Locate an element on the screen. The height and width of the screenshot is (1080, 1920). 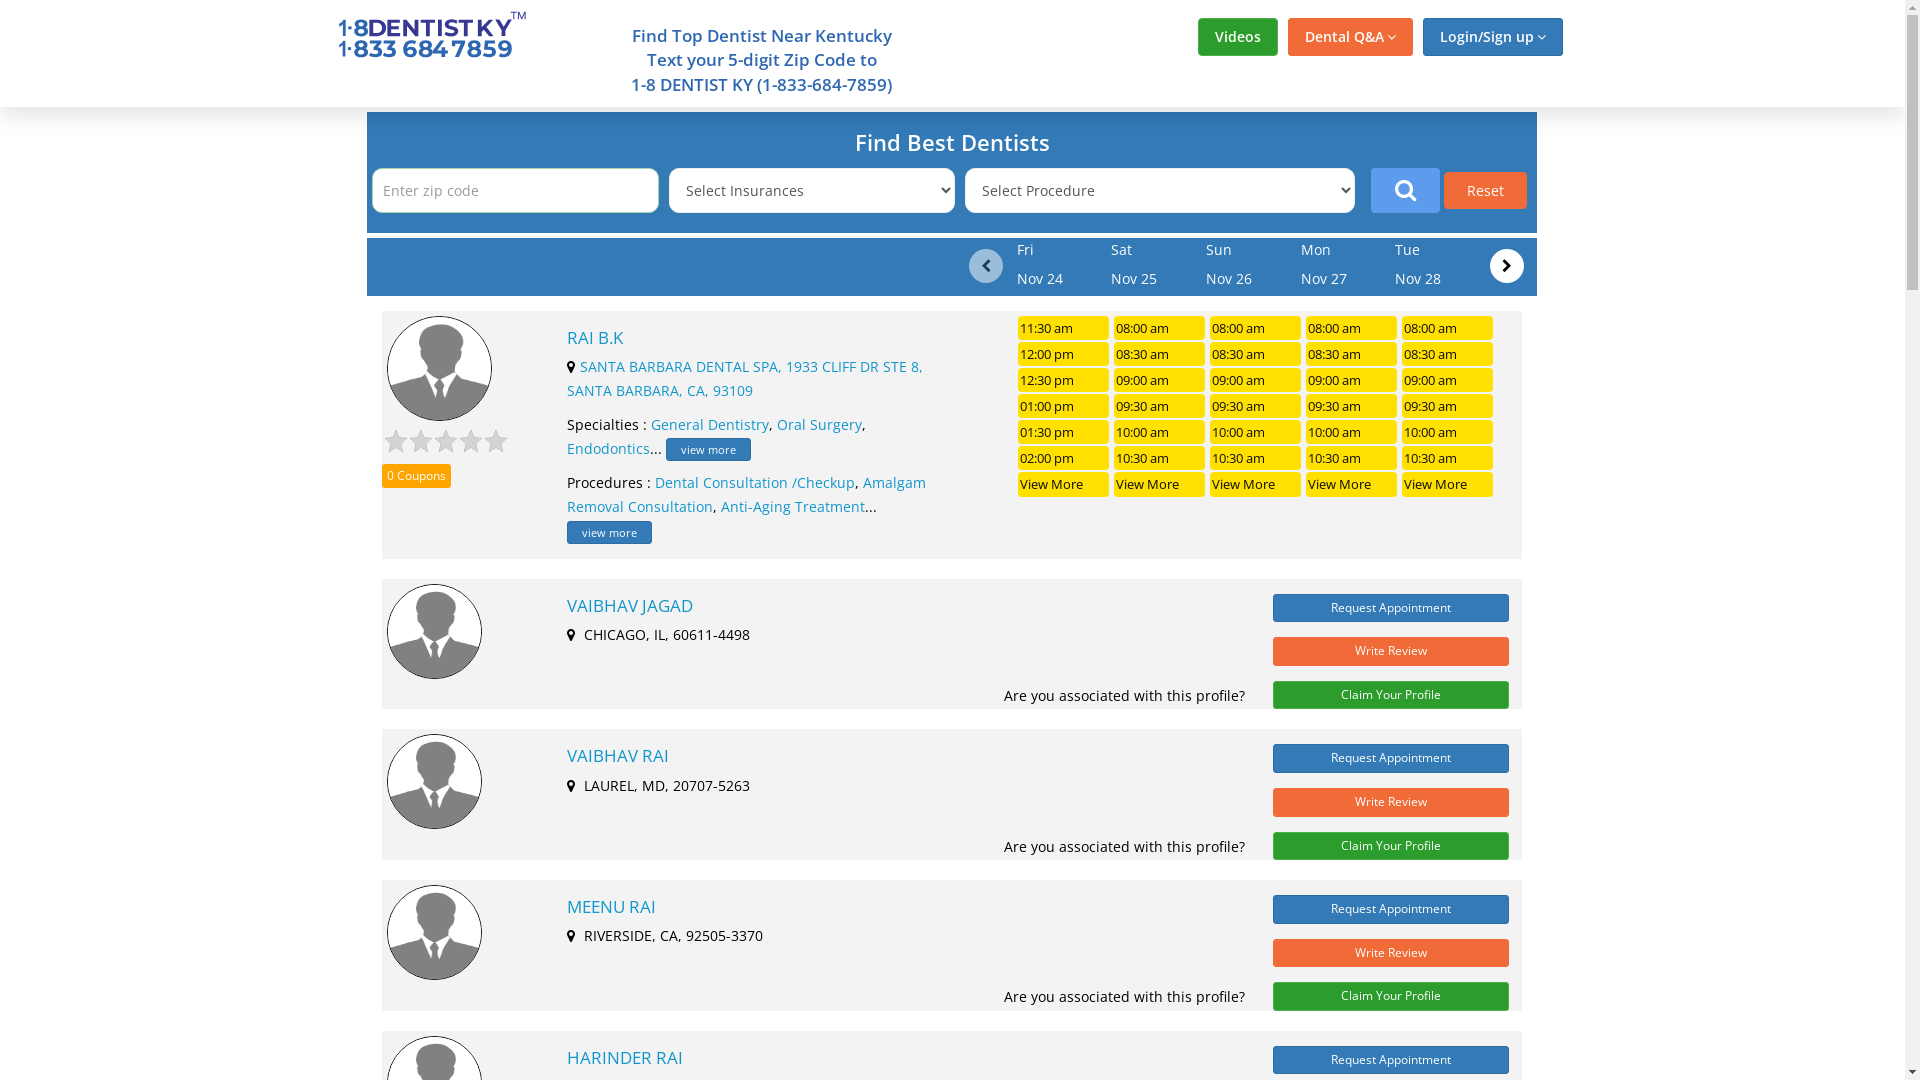
'view more' is located at coordinates (708, 448).